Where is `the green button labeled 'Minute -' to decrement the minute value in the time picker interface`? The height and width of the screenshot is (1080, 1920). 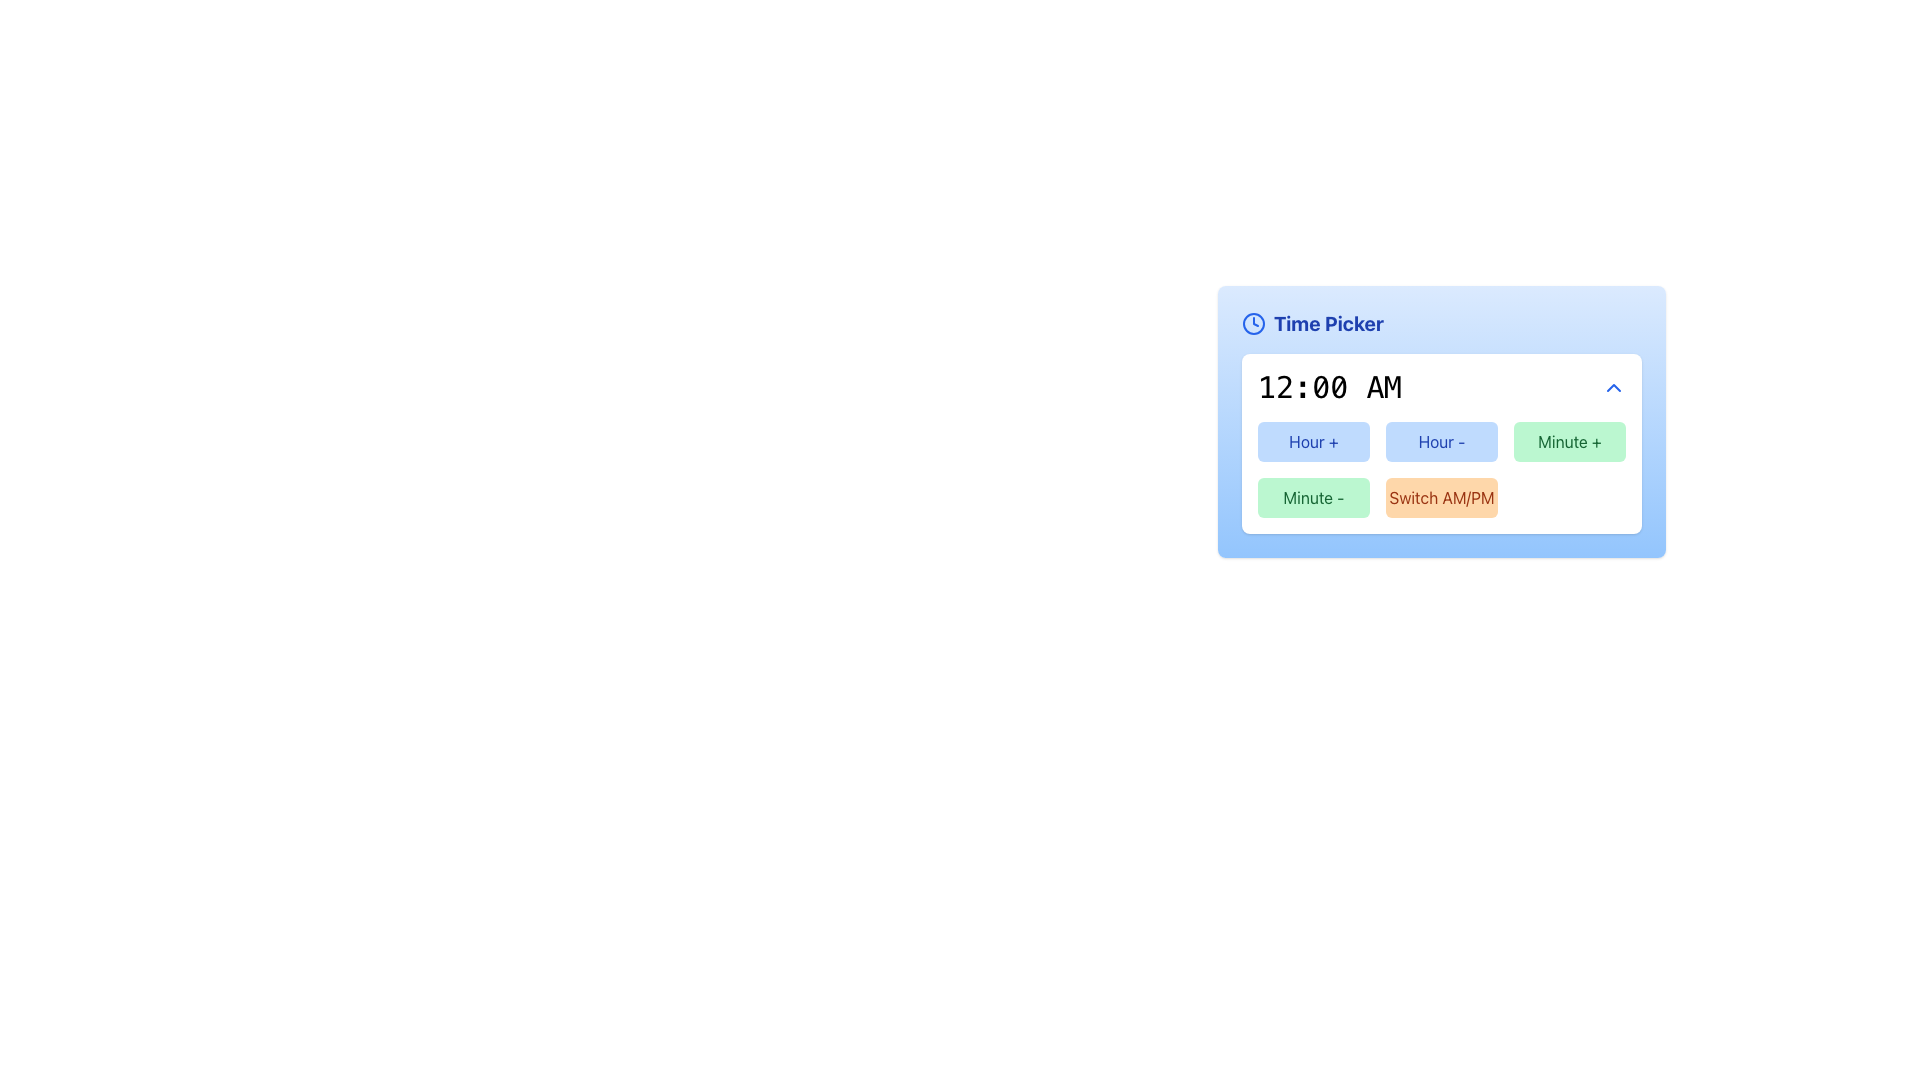
the green button labeled 'Minute -' to decrement the minute value in the time picker interface is located at coordinates (1314, 496).